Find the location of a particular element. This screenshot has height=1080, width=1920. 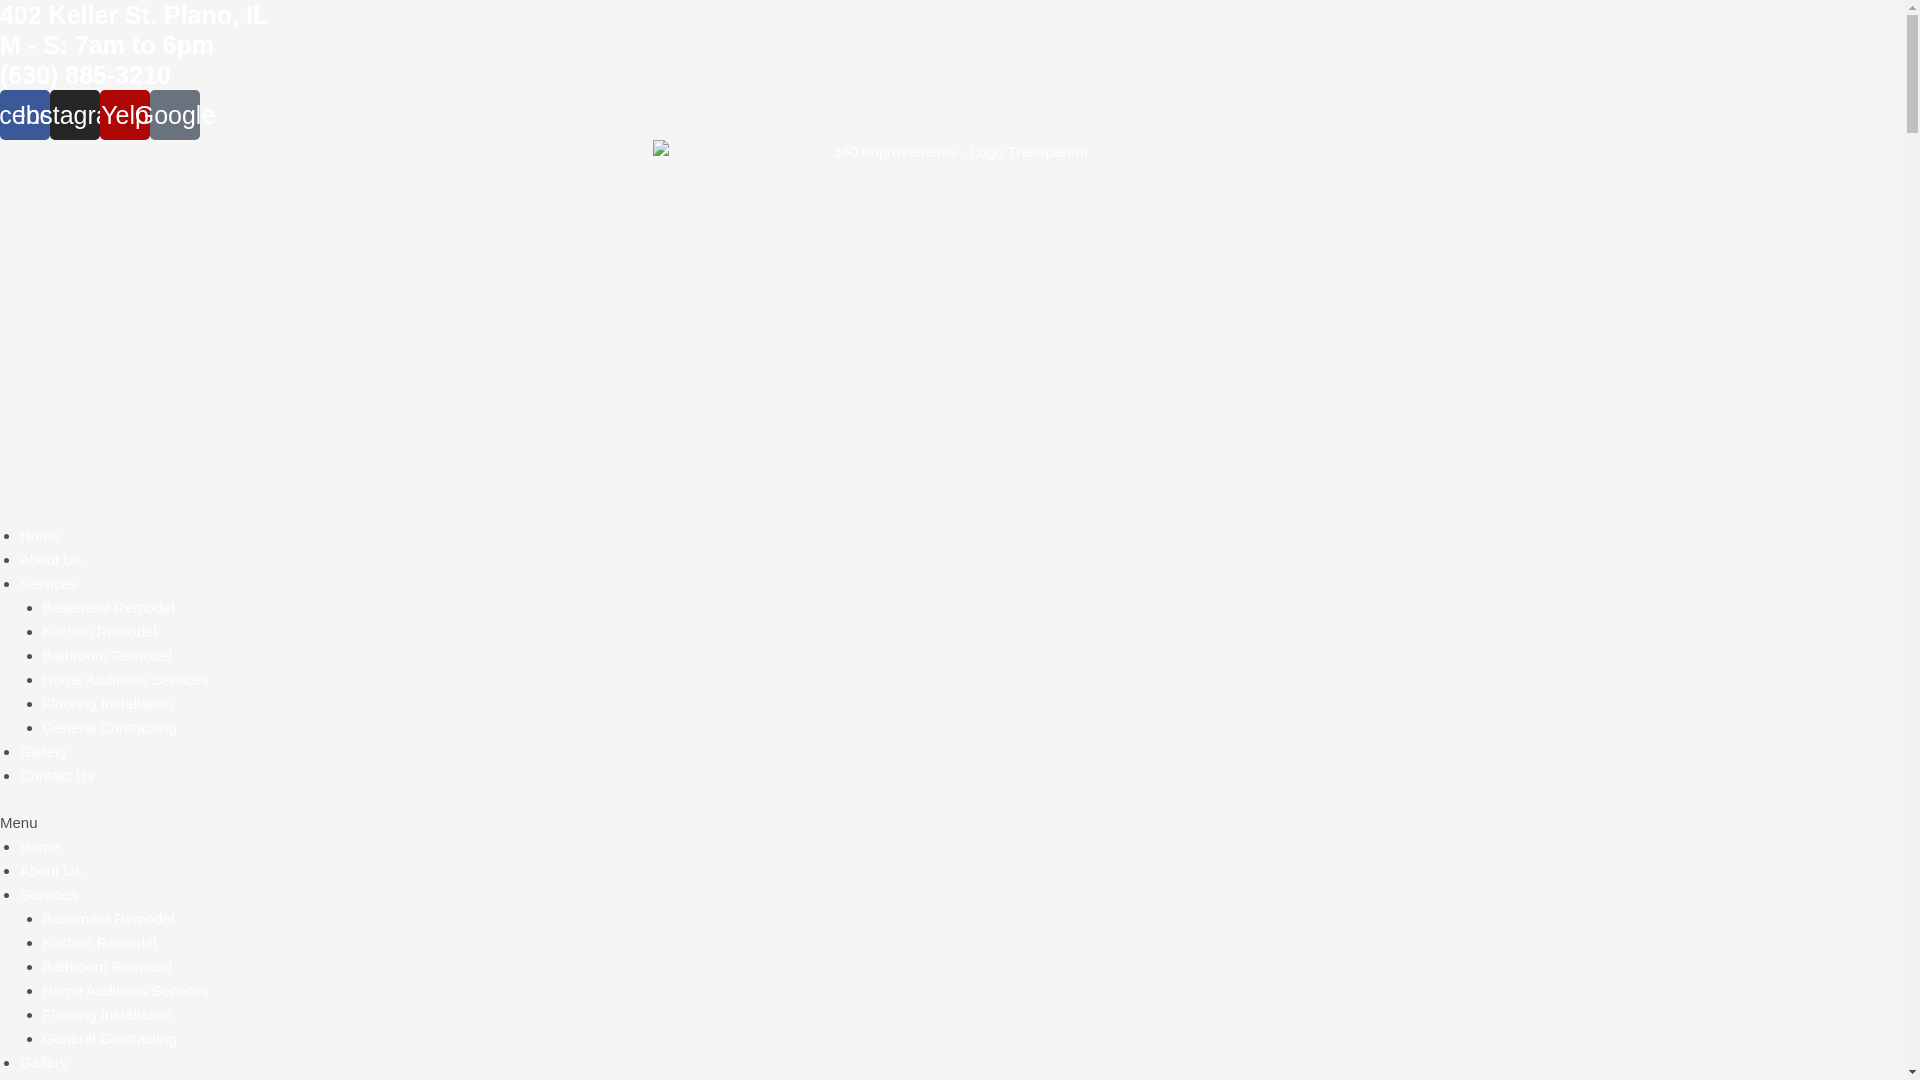

'General Contracting' is located at coordinates (108, 727).